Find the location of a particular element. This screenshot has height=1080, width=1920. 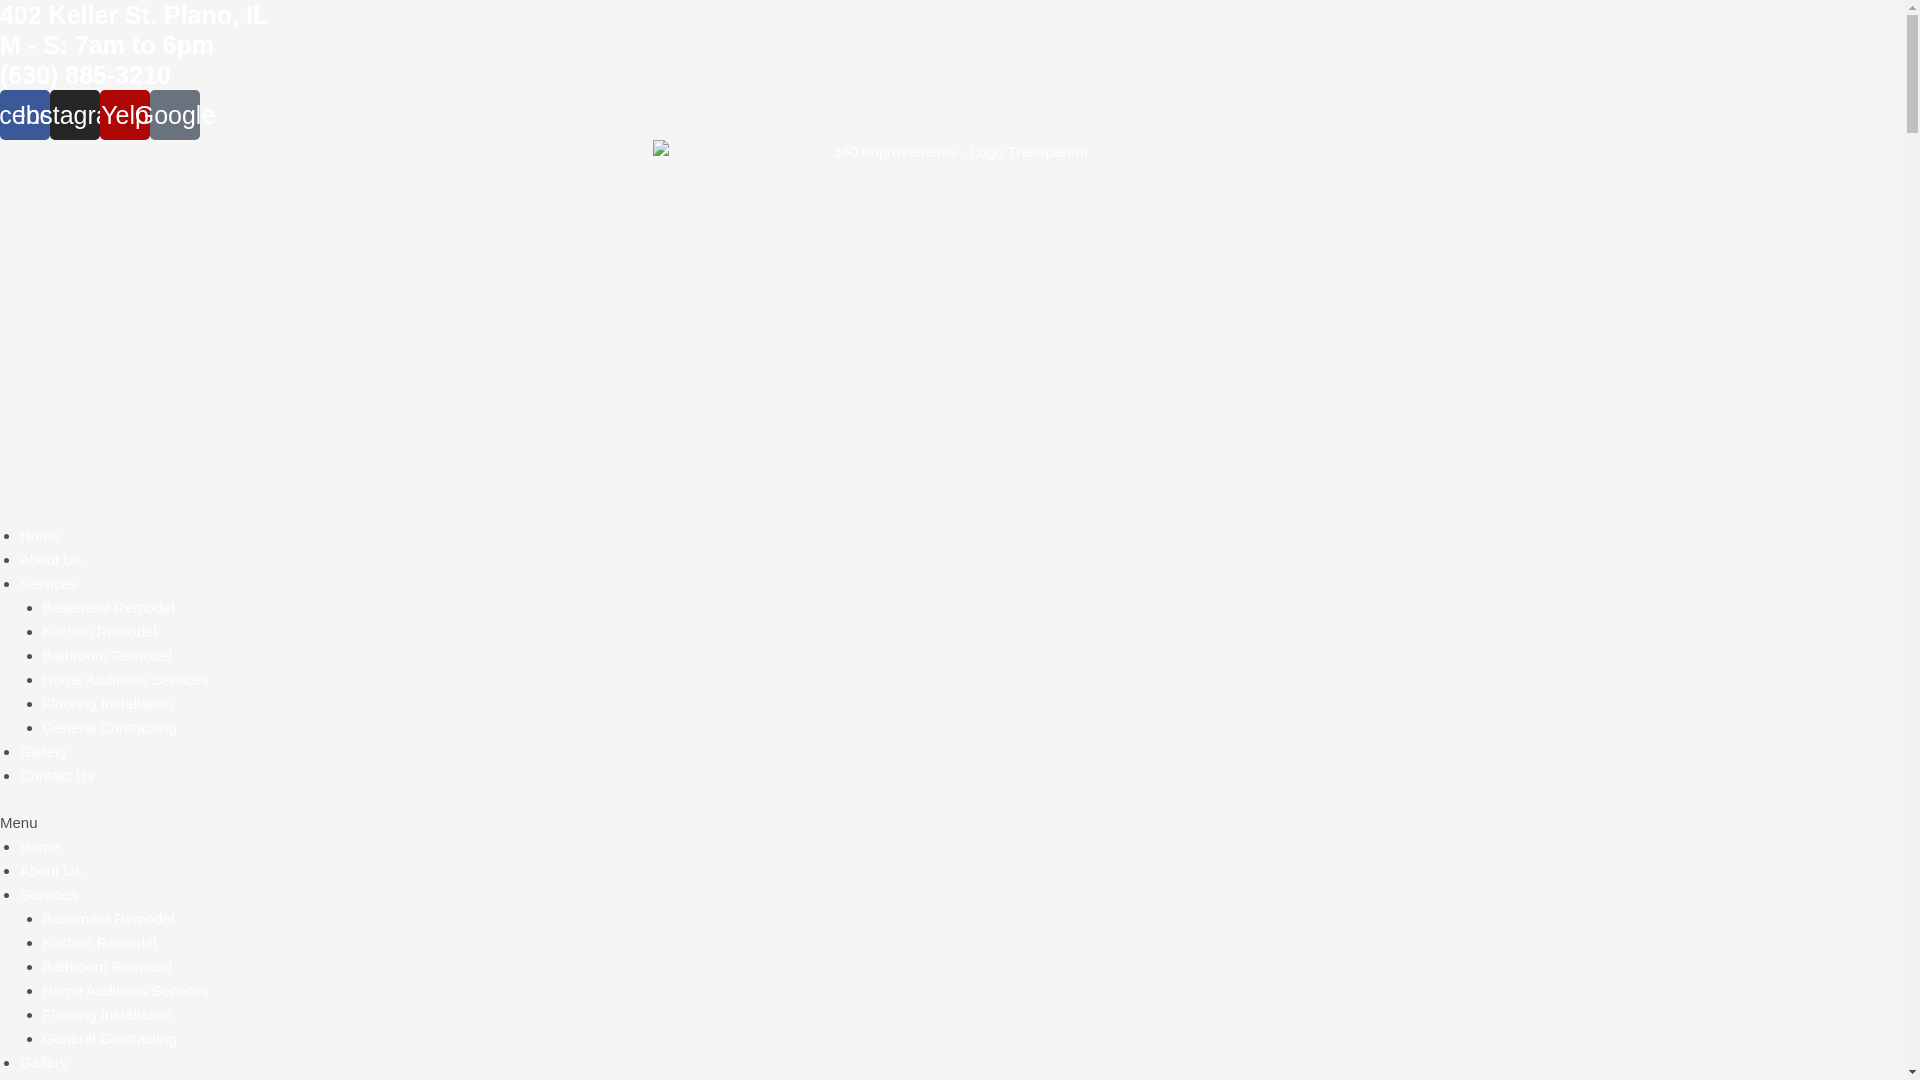

'General Contracting' is located at coordinates (108, 727).